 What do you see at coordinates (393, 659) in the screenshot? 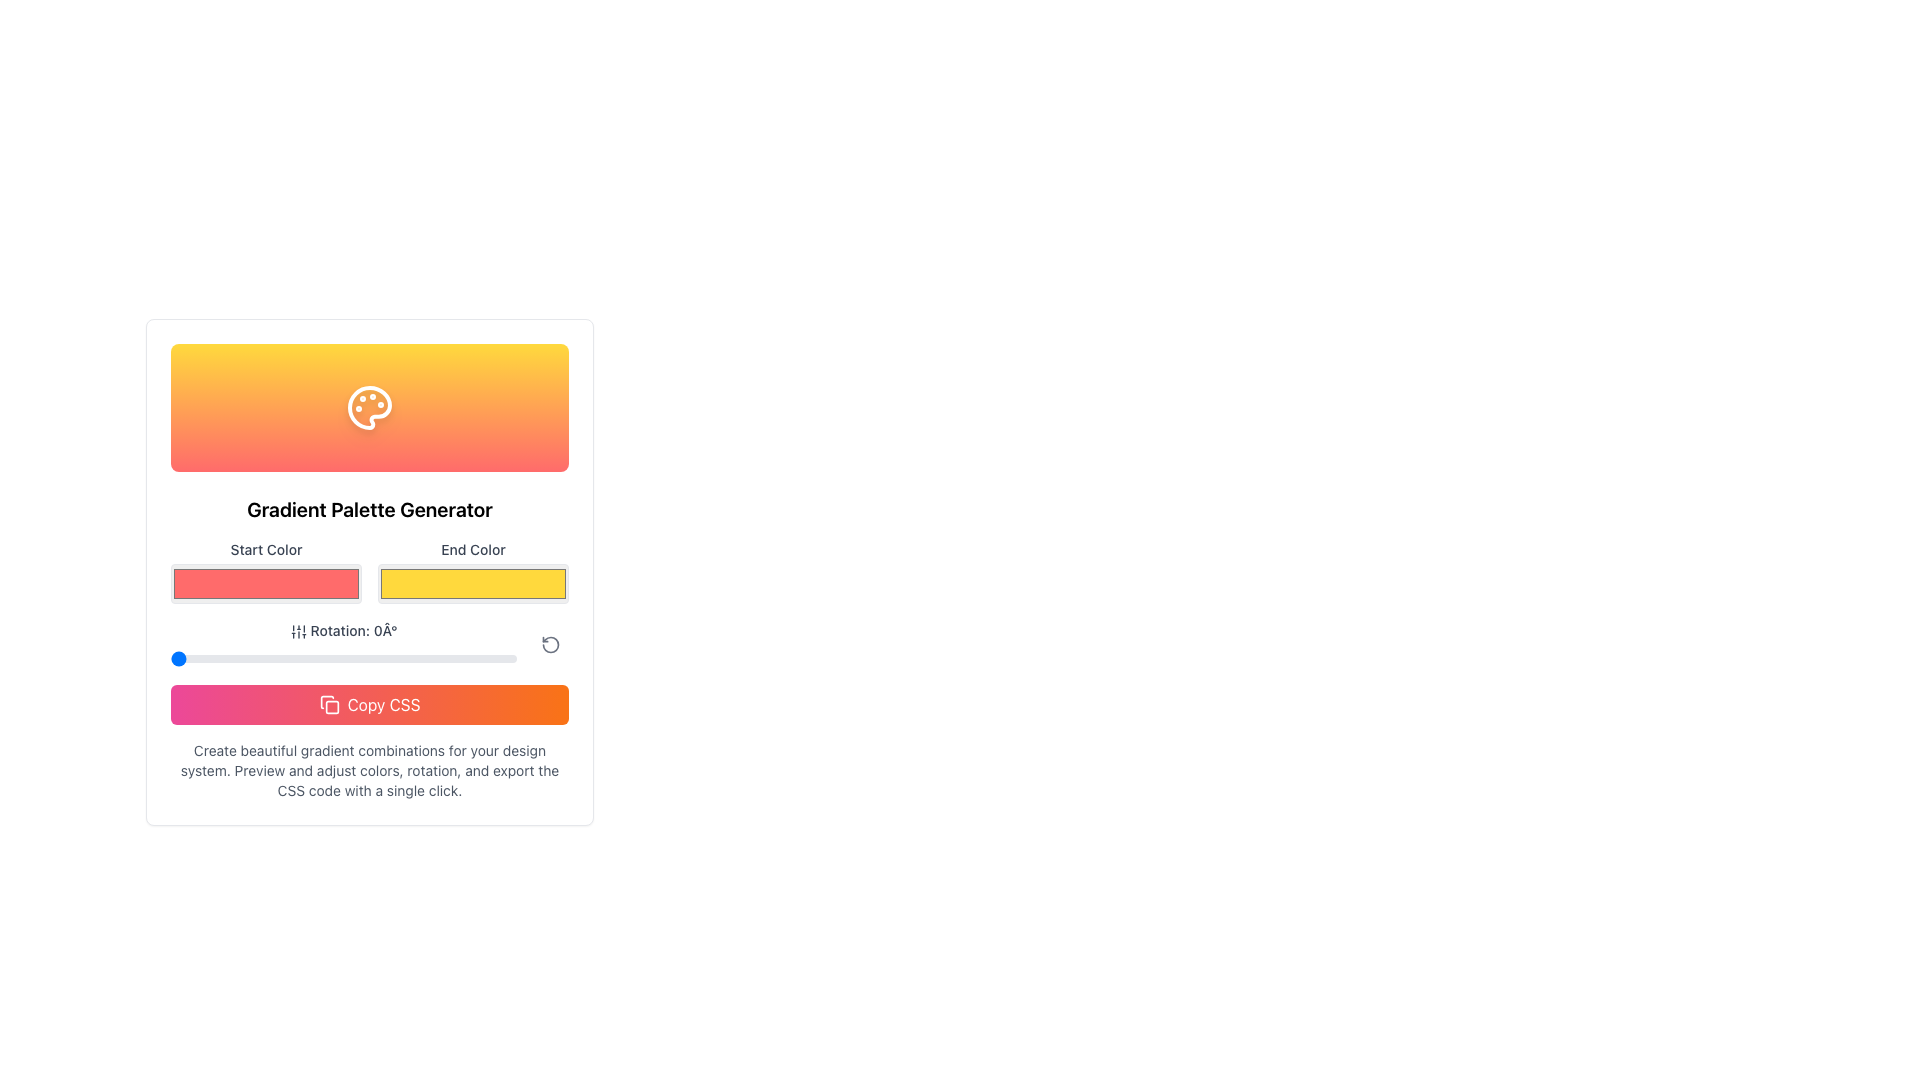
I see `the rotation` at bounding box center [393, 659].